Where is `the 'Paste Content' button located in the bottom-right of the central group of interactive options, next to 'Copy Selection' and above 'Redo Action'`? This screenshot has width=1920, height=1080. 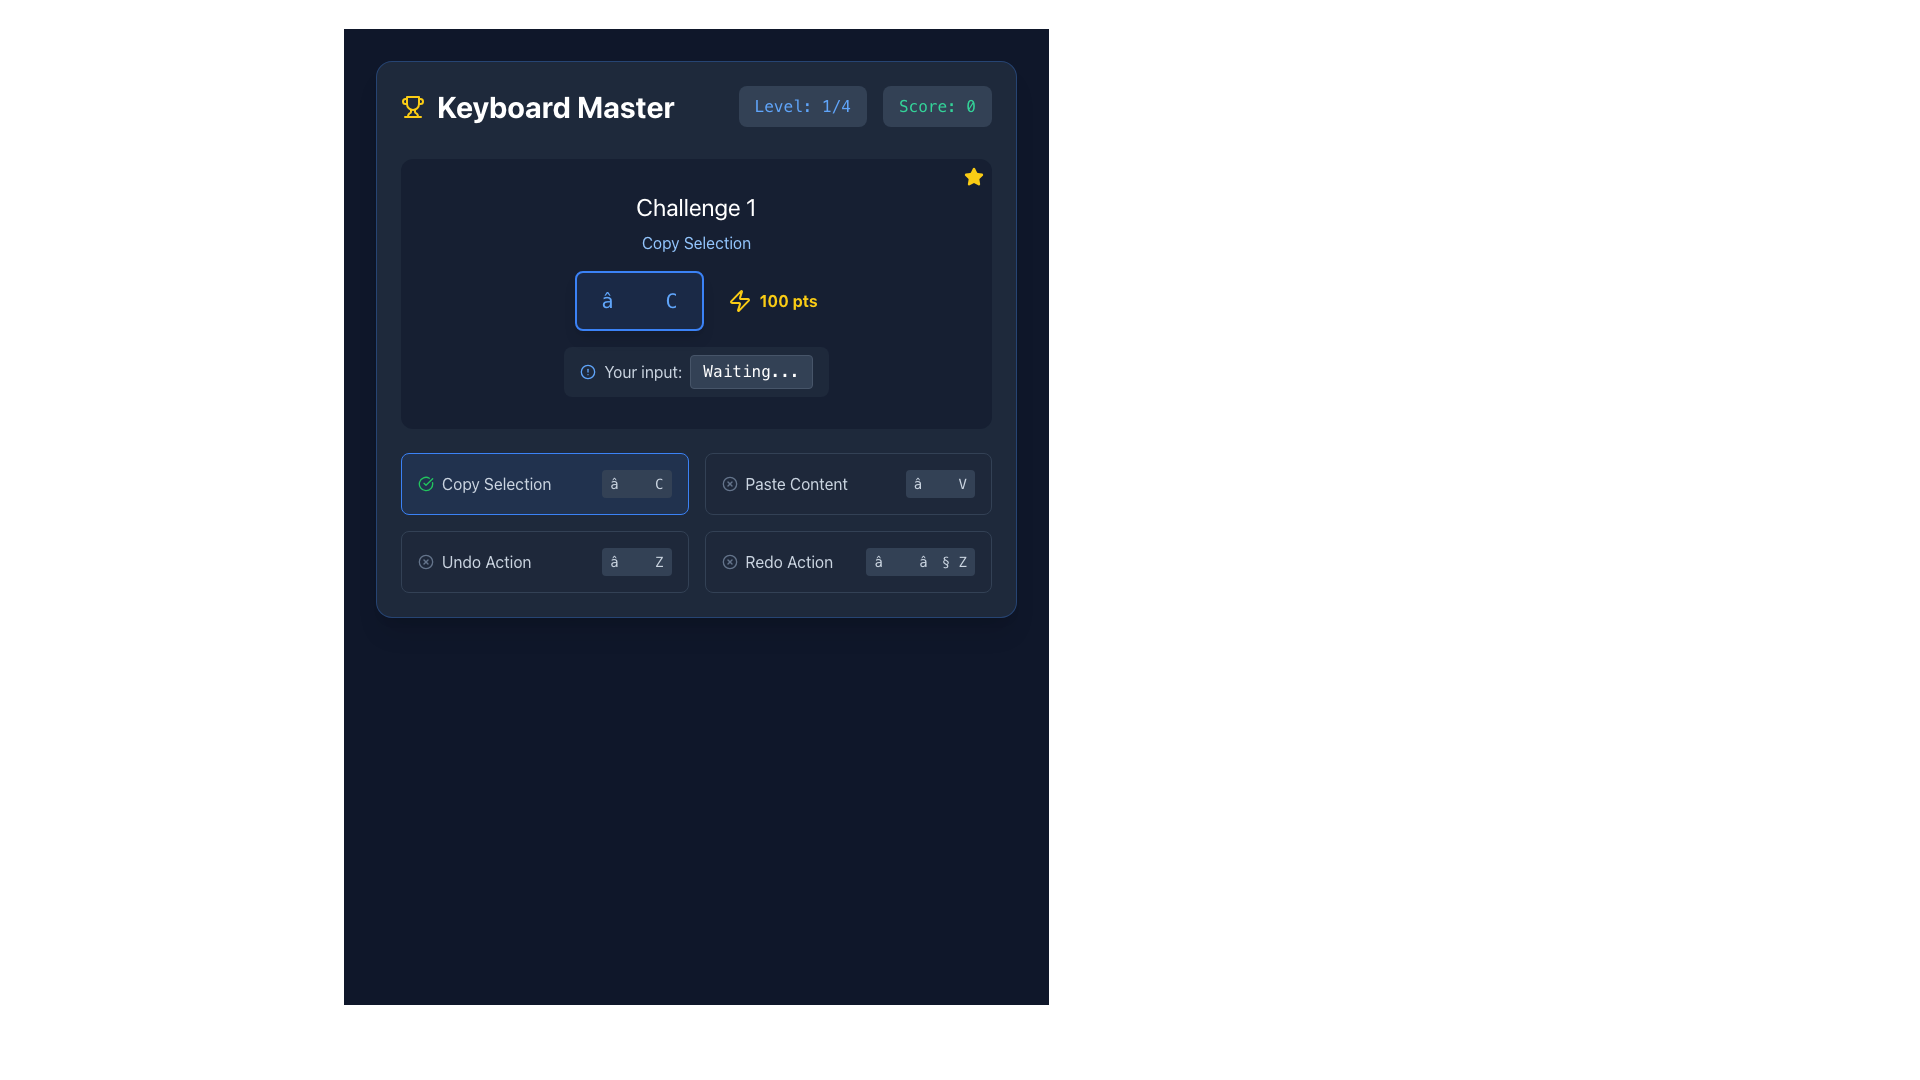
the 'Paste Content' button located in the bottom-right of the central group of interactive options, next to 'Copy Selection' and above 'Redo Action' is located at coordinates (848, 483).